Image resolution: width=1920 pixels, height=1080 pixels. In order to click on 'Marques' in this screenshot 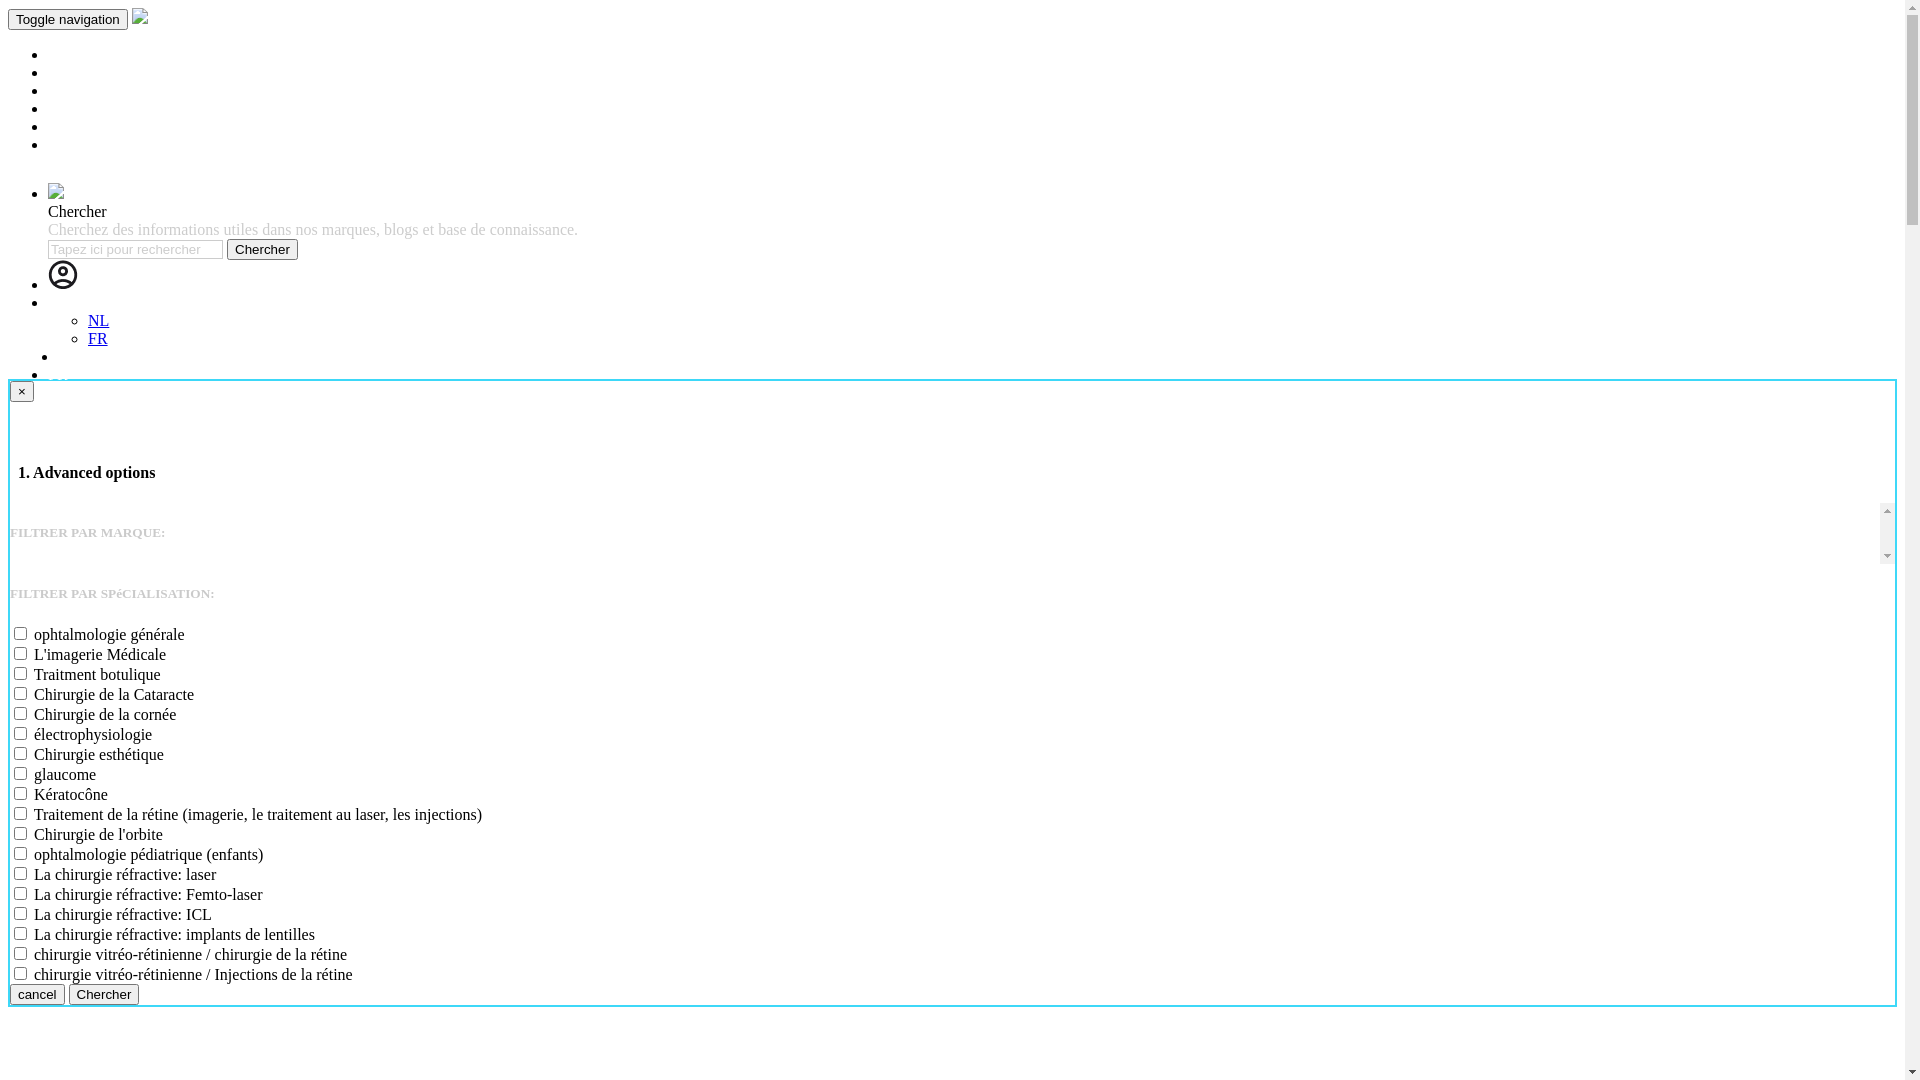, I will do `click(76, 71)`.